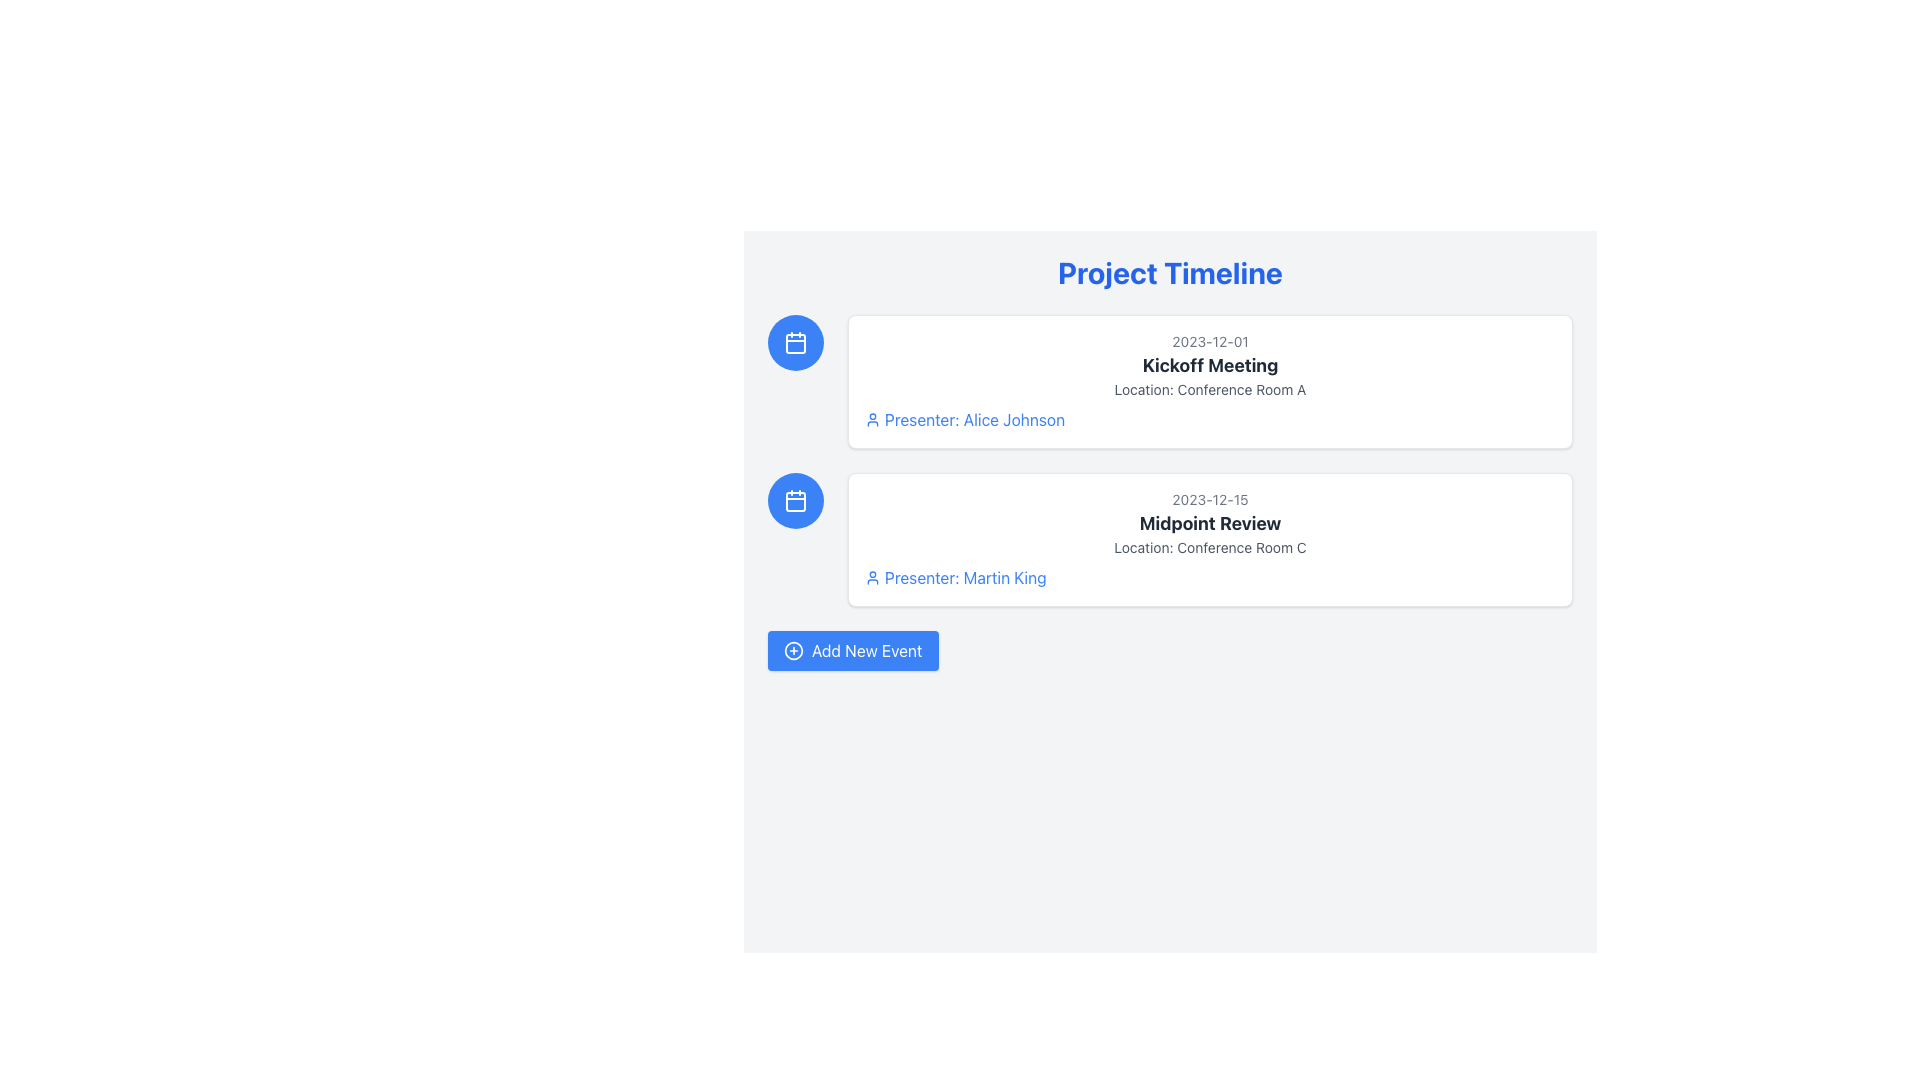 This screenshot has width=1920, height=1080. What do you see at coordinates (853, 651) in the screenshot?
I see `the button that initiates the creation of a new event, located at the bottom left of the event list` at bounding box center [853, 651].